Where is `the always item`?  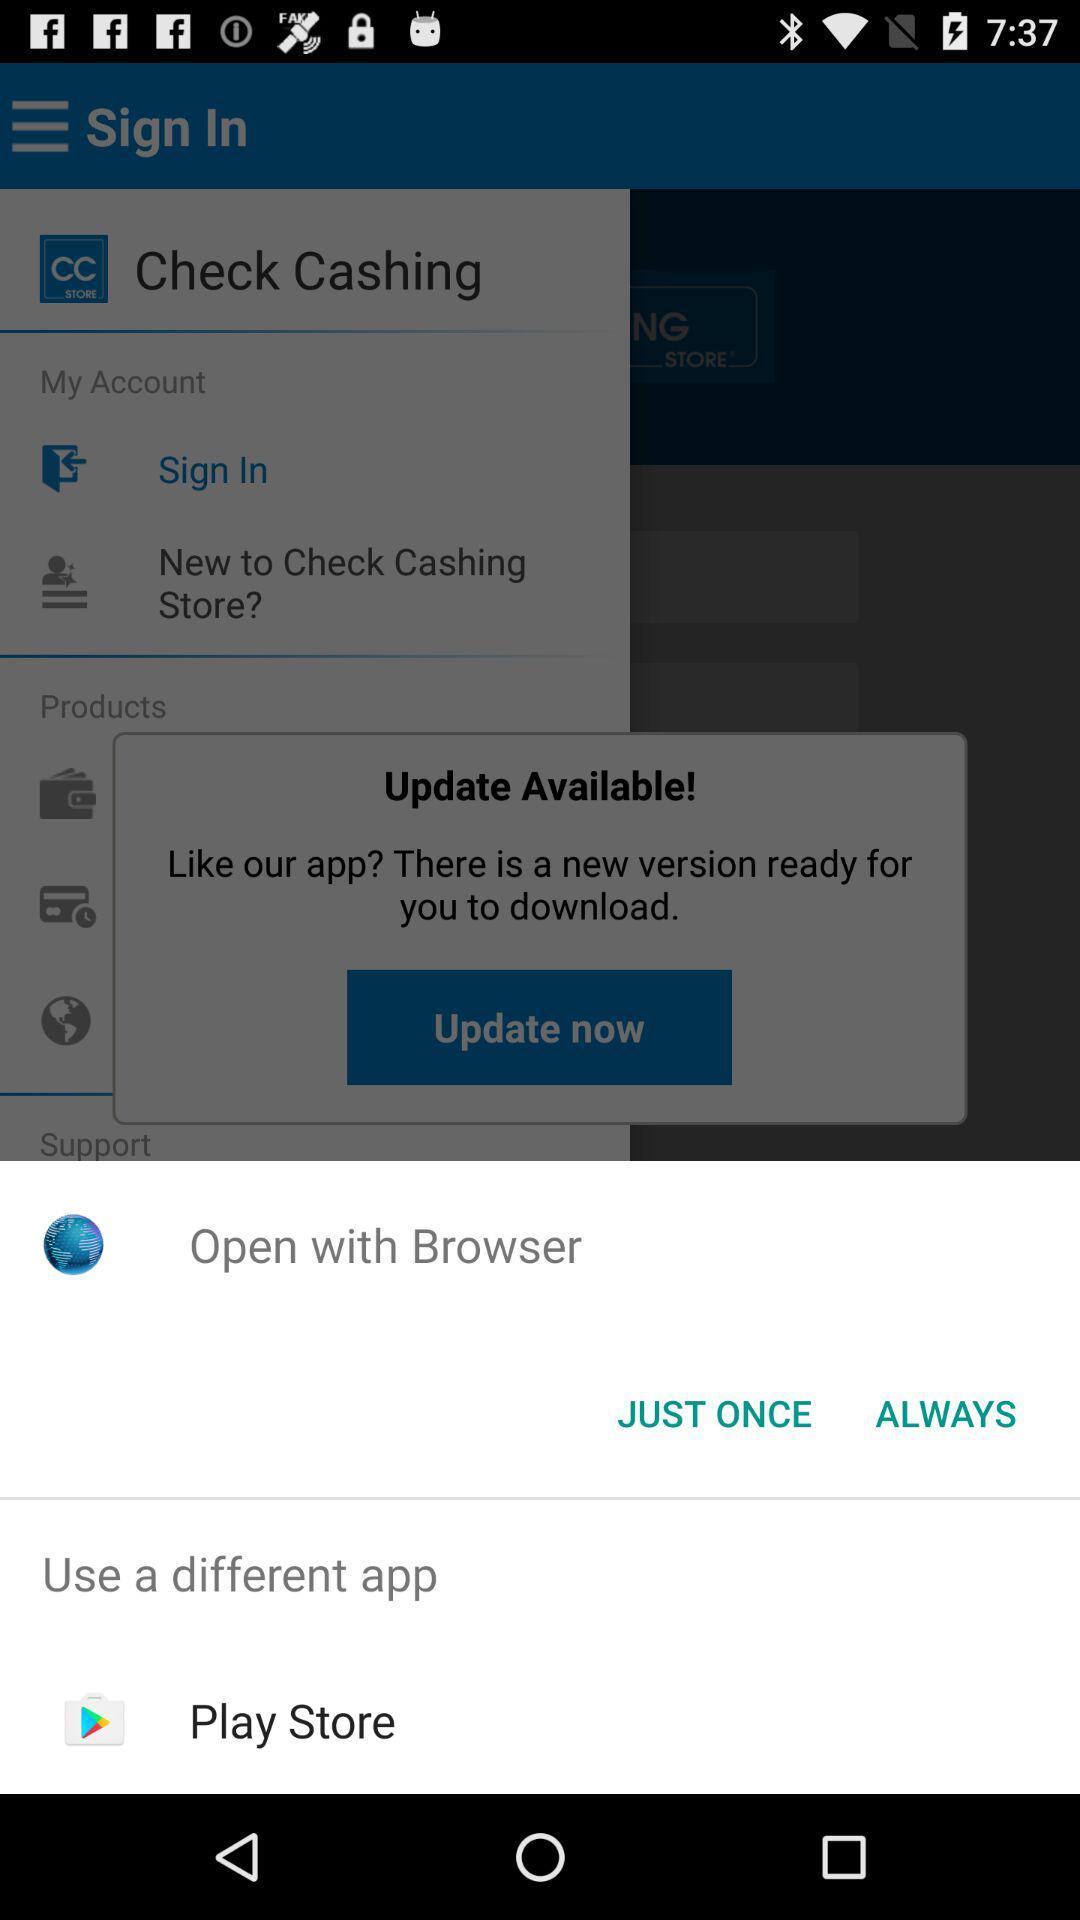
the always item is located at coordinates (945, 1411).